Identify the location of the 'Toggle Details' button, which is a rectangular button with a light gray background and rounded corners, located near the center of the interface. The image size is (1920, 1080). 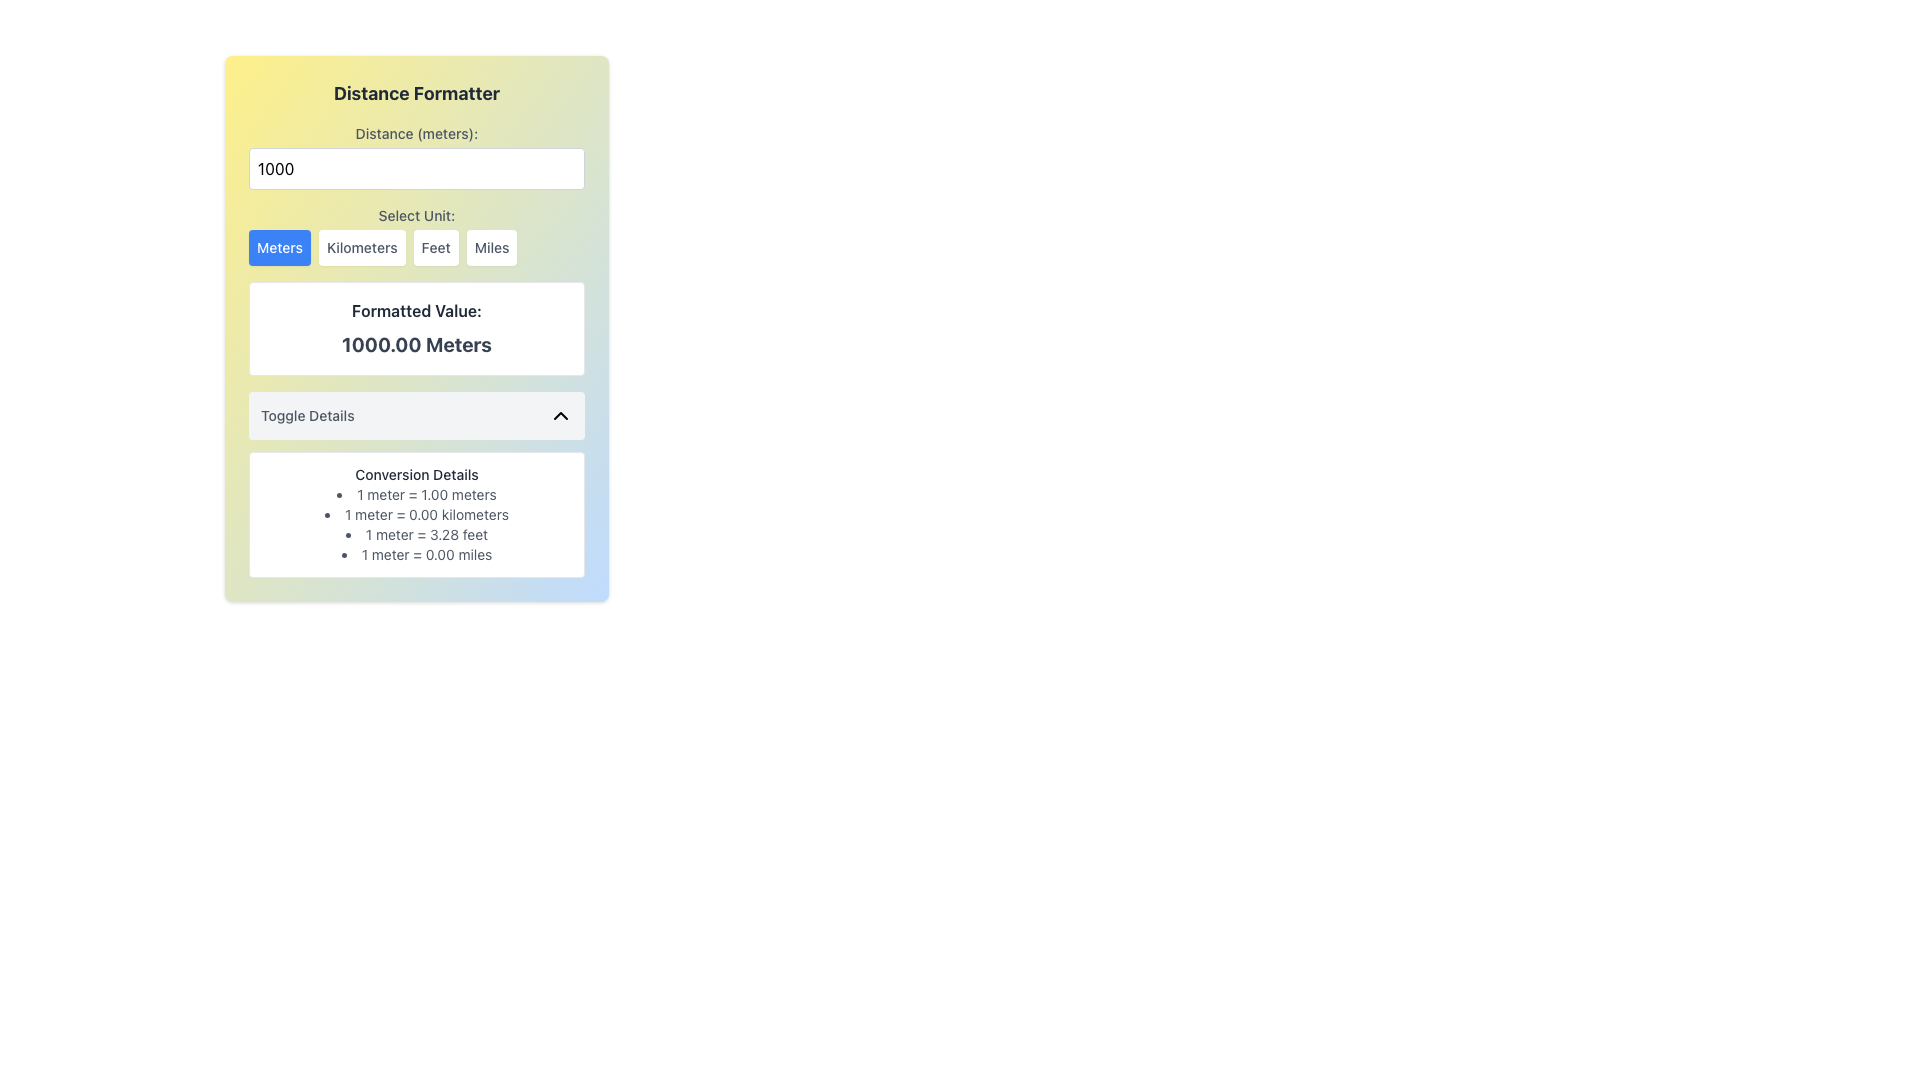
(416, 415).